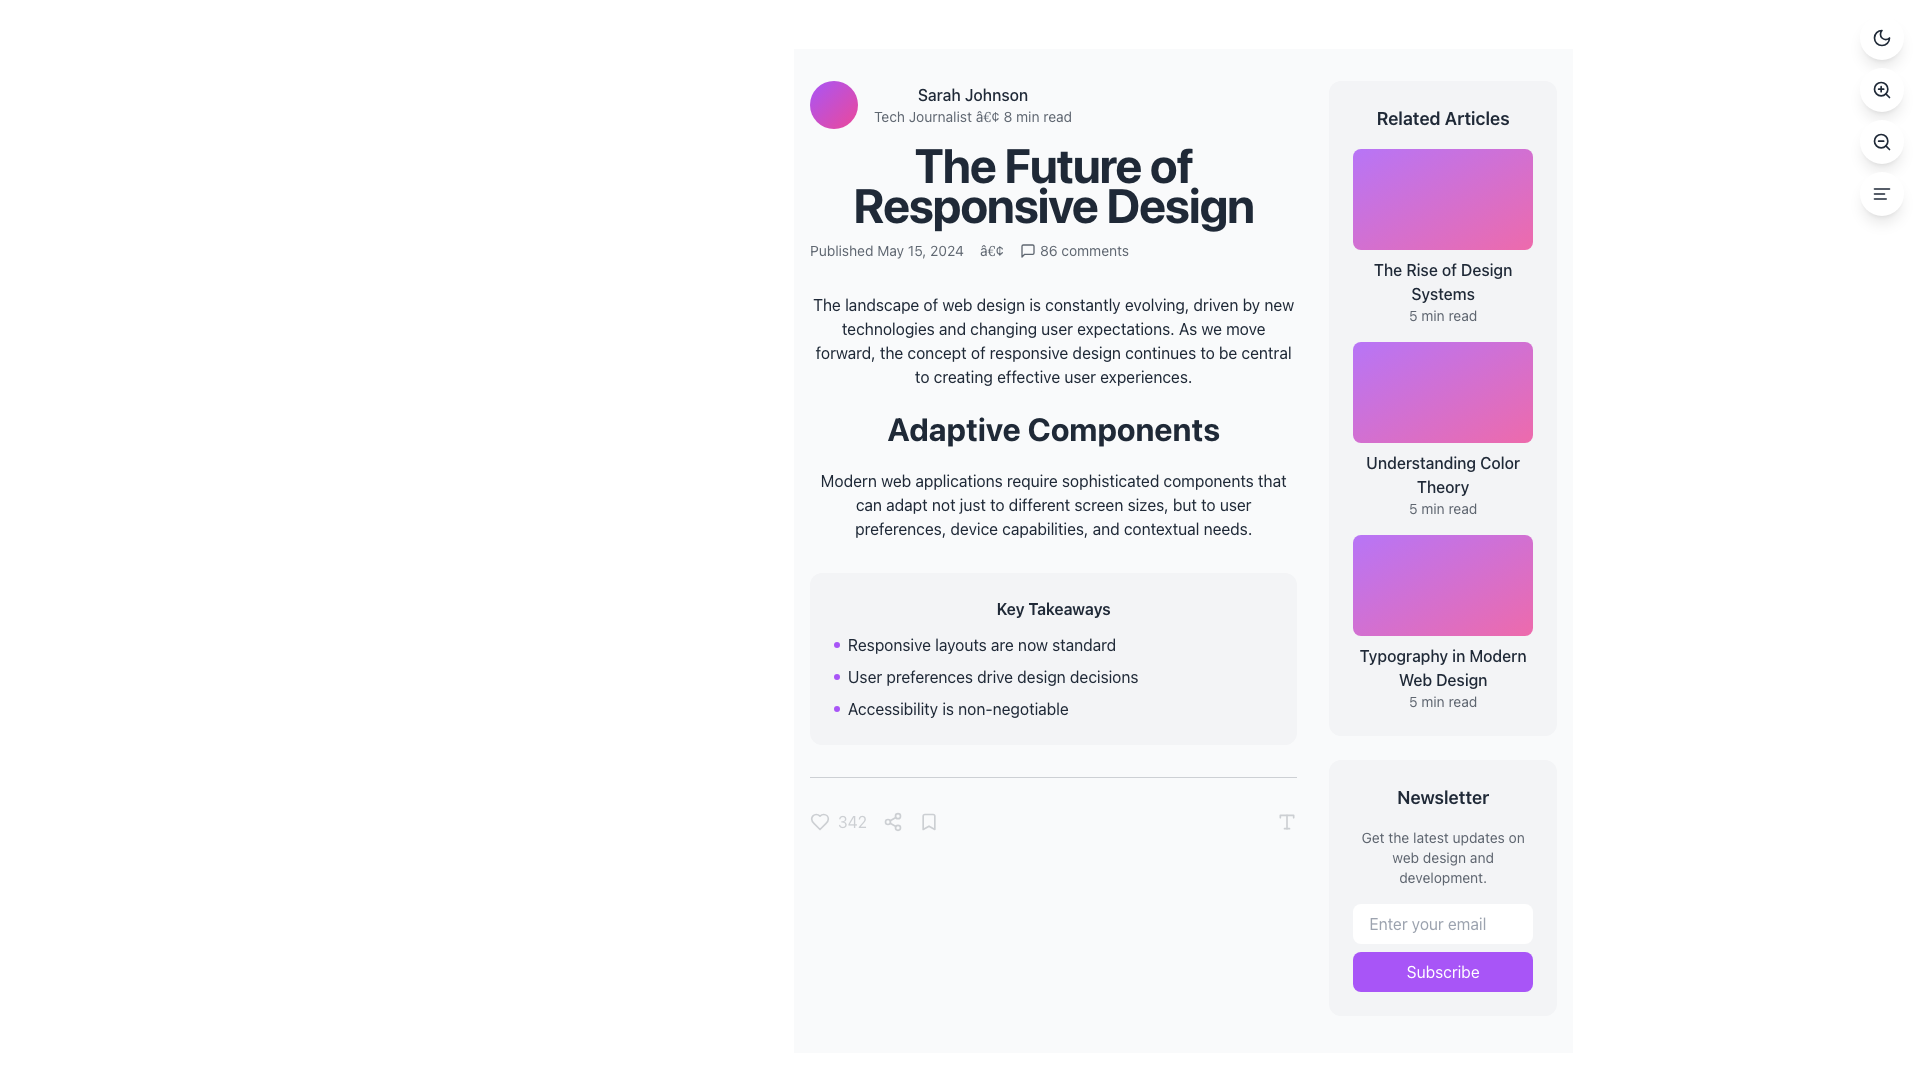 This screenshot has width=1920, height=1080. I want to click on the interactive button element that likely navigates to the comment section of the article, so click(1073, 249).